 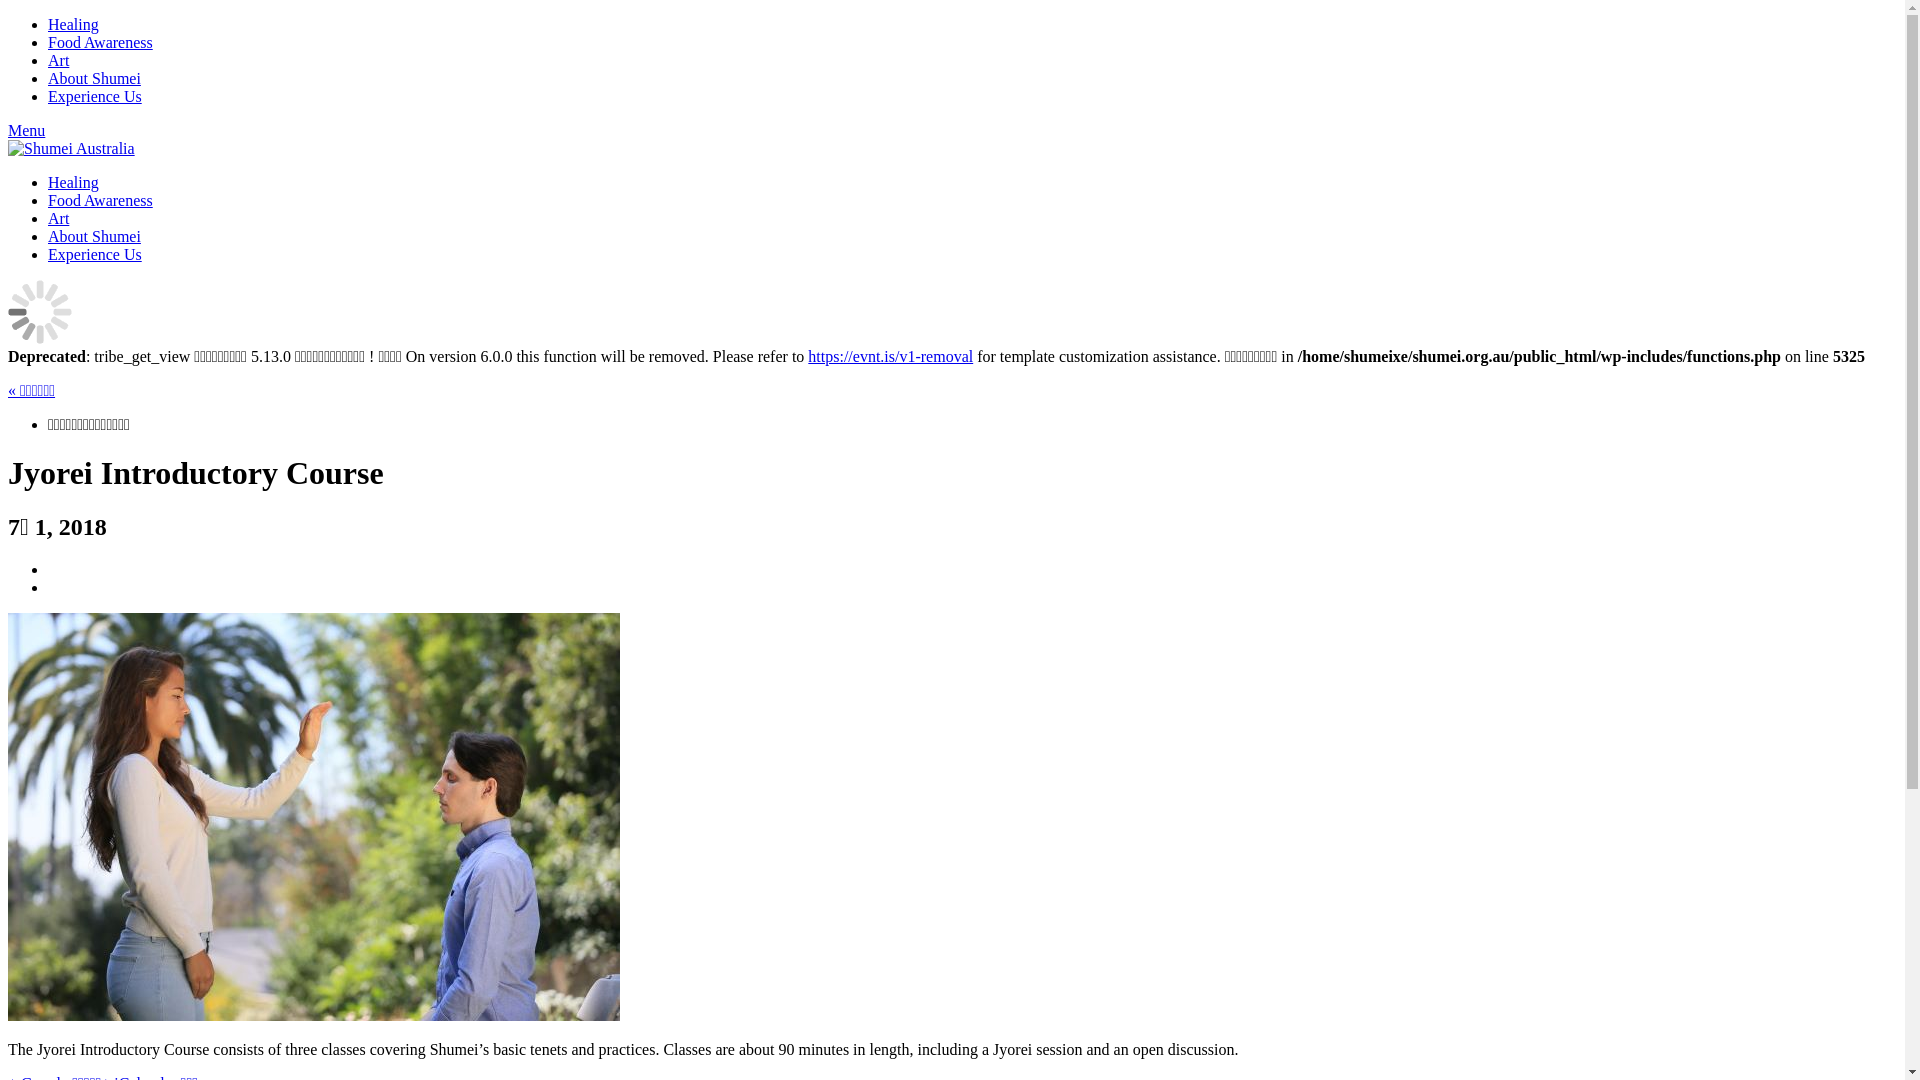 What do you see at coordinates (93, 77) in the screenshot?
I see `'About Shumei'` at bounding box center [93, 77].